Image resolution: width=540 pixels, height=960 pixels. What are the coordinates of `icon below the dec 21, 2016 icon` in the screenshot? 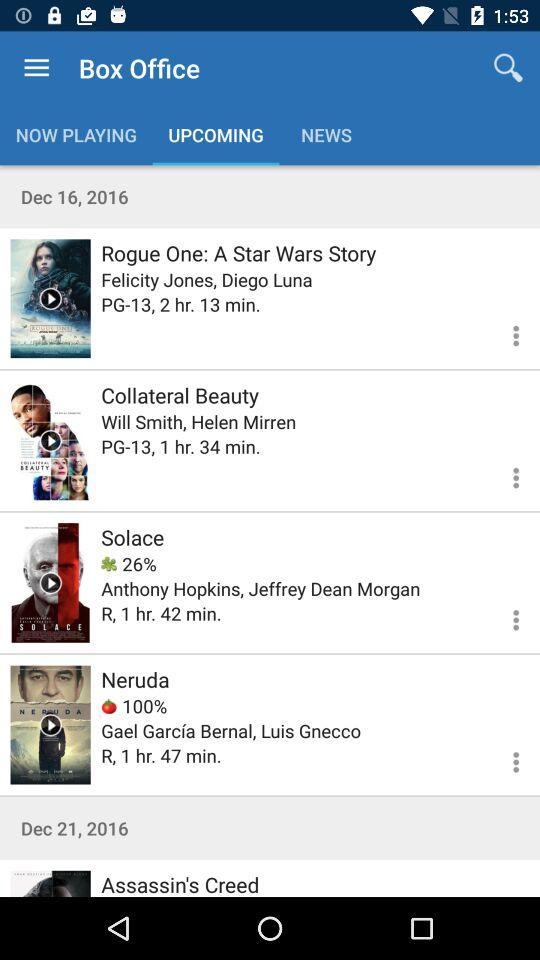 It's located at (180, 882).